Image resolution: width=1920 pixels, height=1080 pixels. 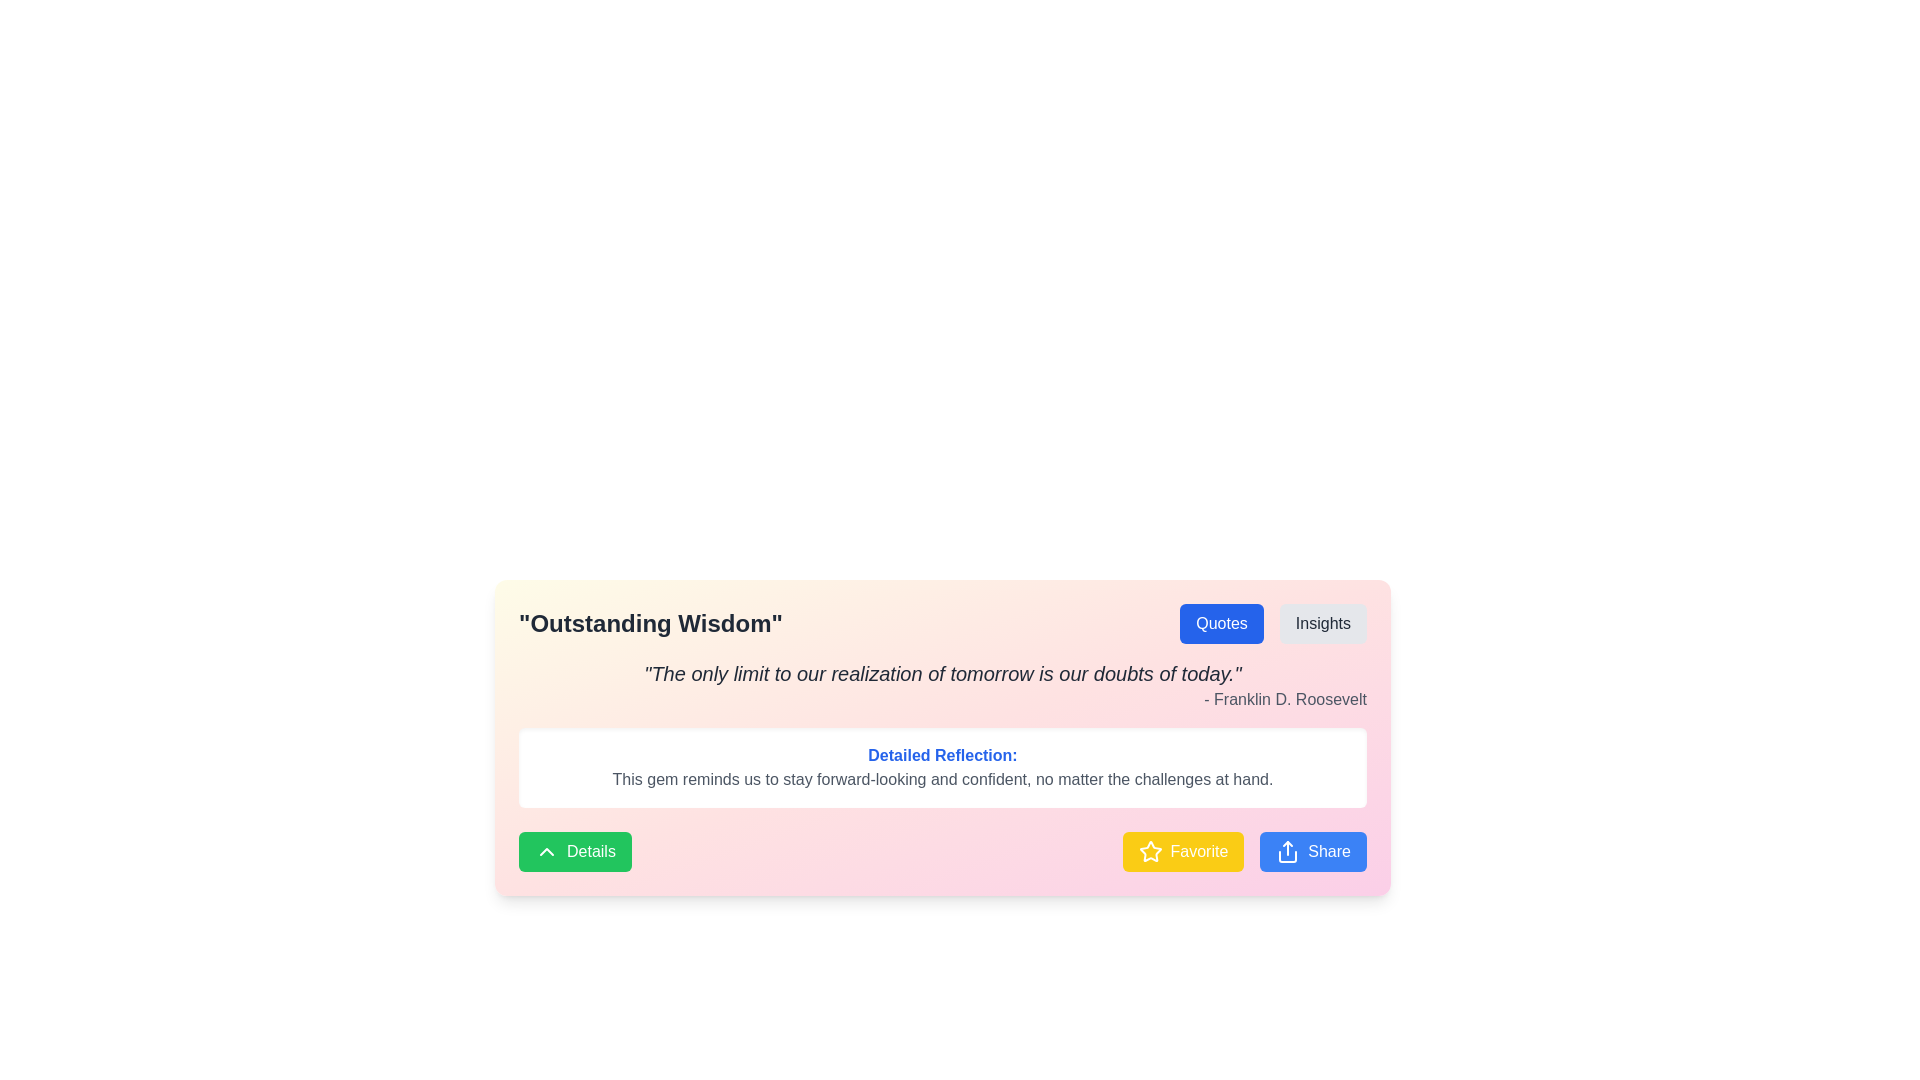 I want to click on the italicized quote text element that reads: 'The only limit to our realization of tomorrow is our doubts of today.', so click(x=941, y=674).